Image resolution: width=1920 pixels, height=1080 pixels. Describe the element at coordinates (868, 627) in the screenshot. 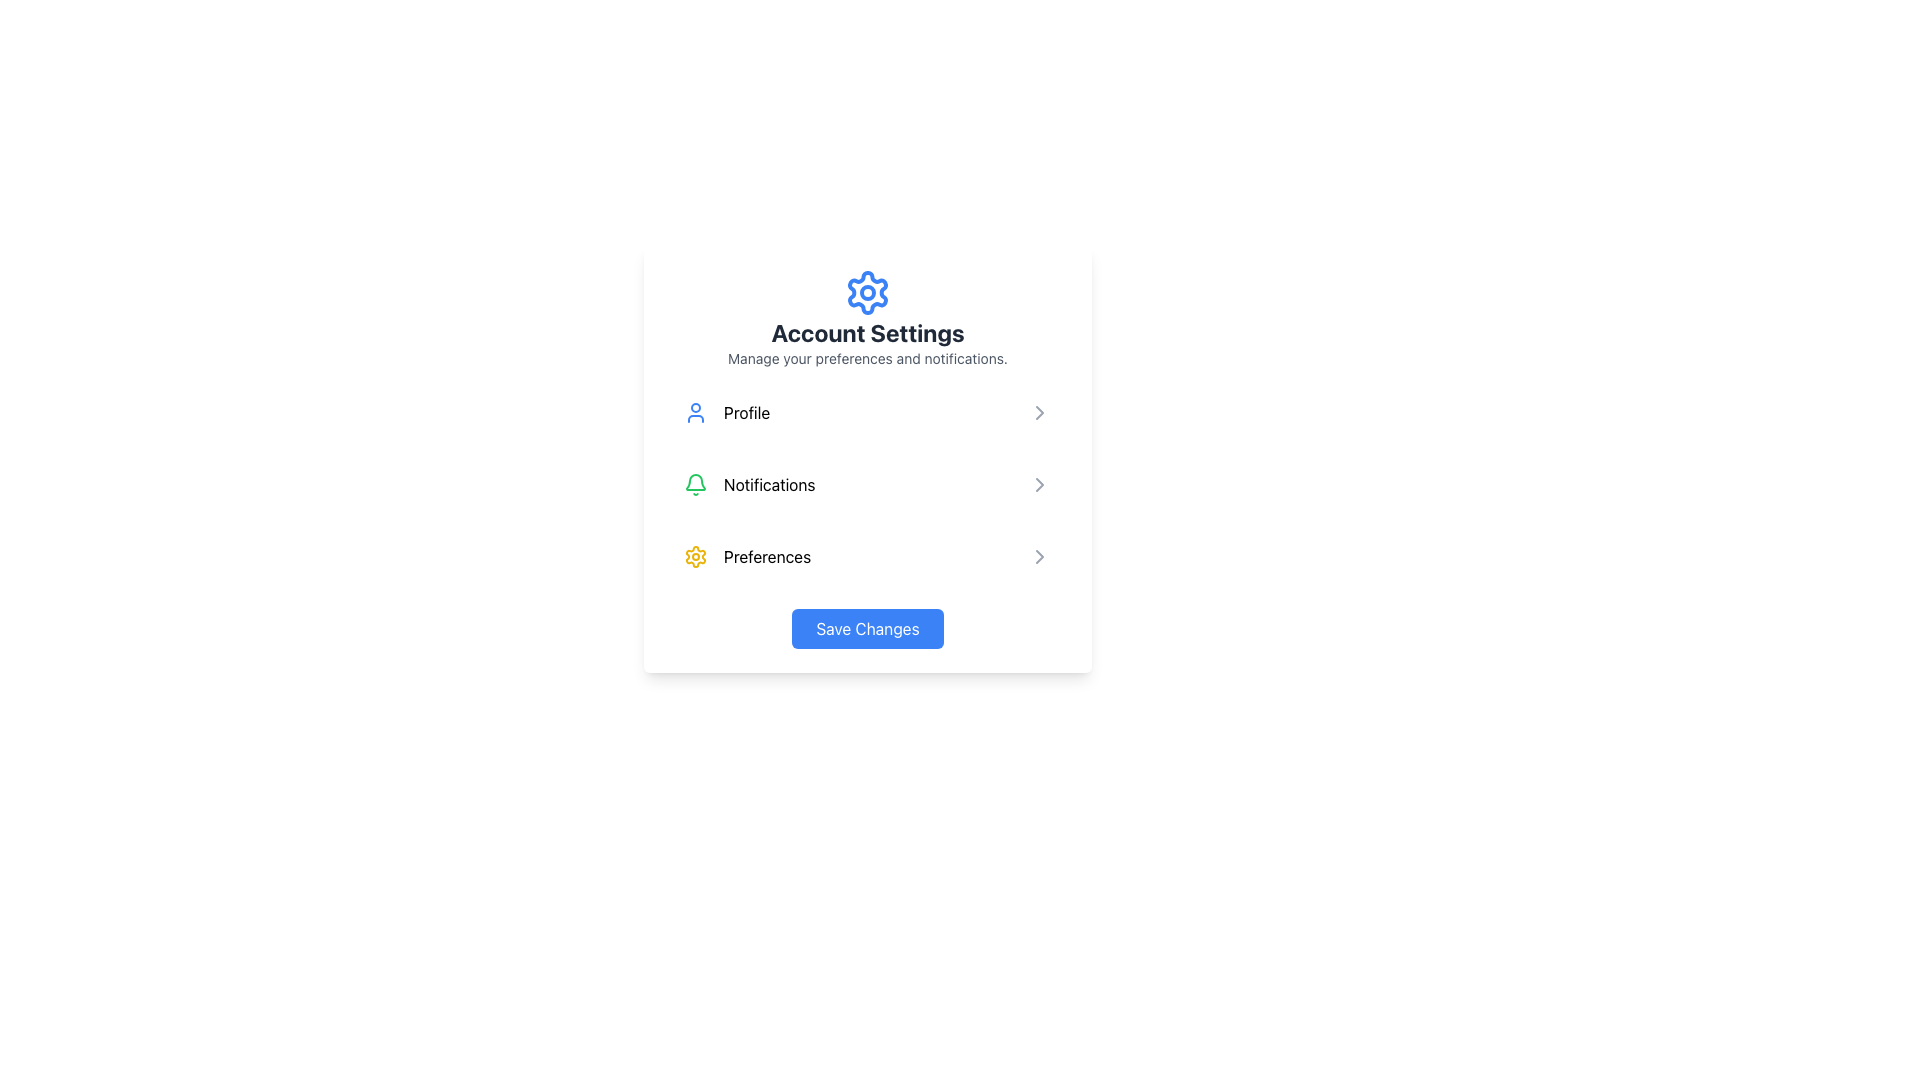

I see `the submission button located at the bottom of the 'Account Settings' section` at that location.